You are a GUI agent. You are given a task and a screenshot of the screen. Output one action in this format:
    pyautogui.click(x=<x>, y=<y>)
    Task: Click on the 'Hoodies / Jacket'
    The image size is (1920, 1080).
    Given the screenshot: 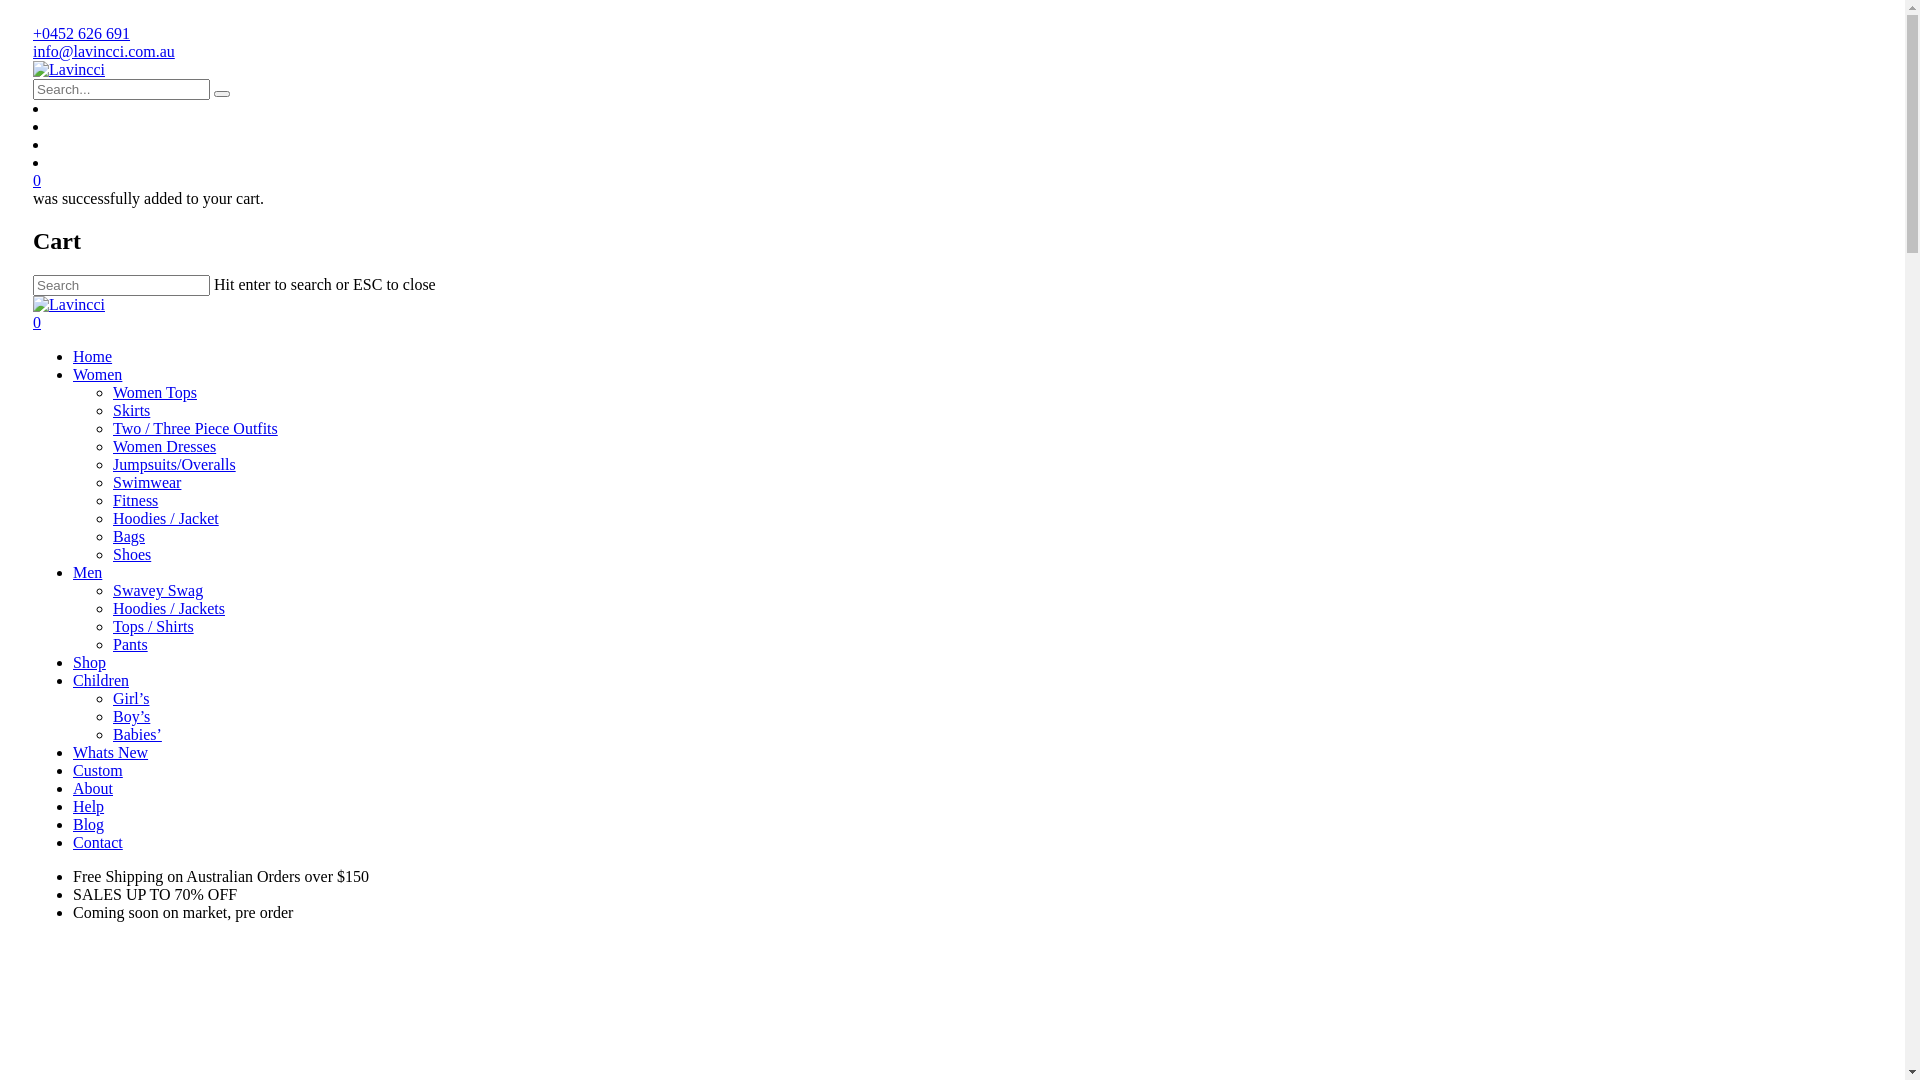 What is the action you would take?
    pyautogui.click(x=166, y=517)
    